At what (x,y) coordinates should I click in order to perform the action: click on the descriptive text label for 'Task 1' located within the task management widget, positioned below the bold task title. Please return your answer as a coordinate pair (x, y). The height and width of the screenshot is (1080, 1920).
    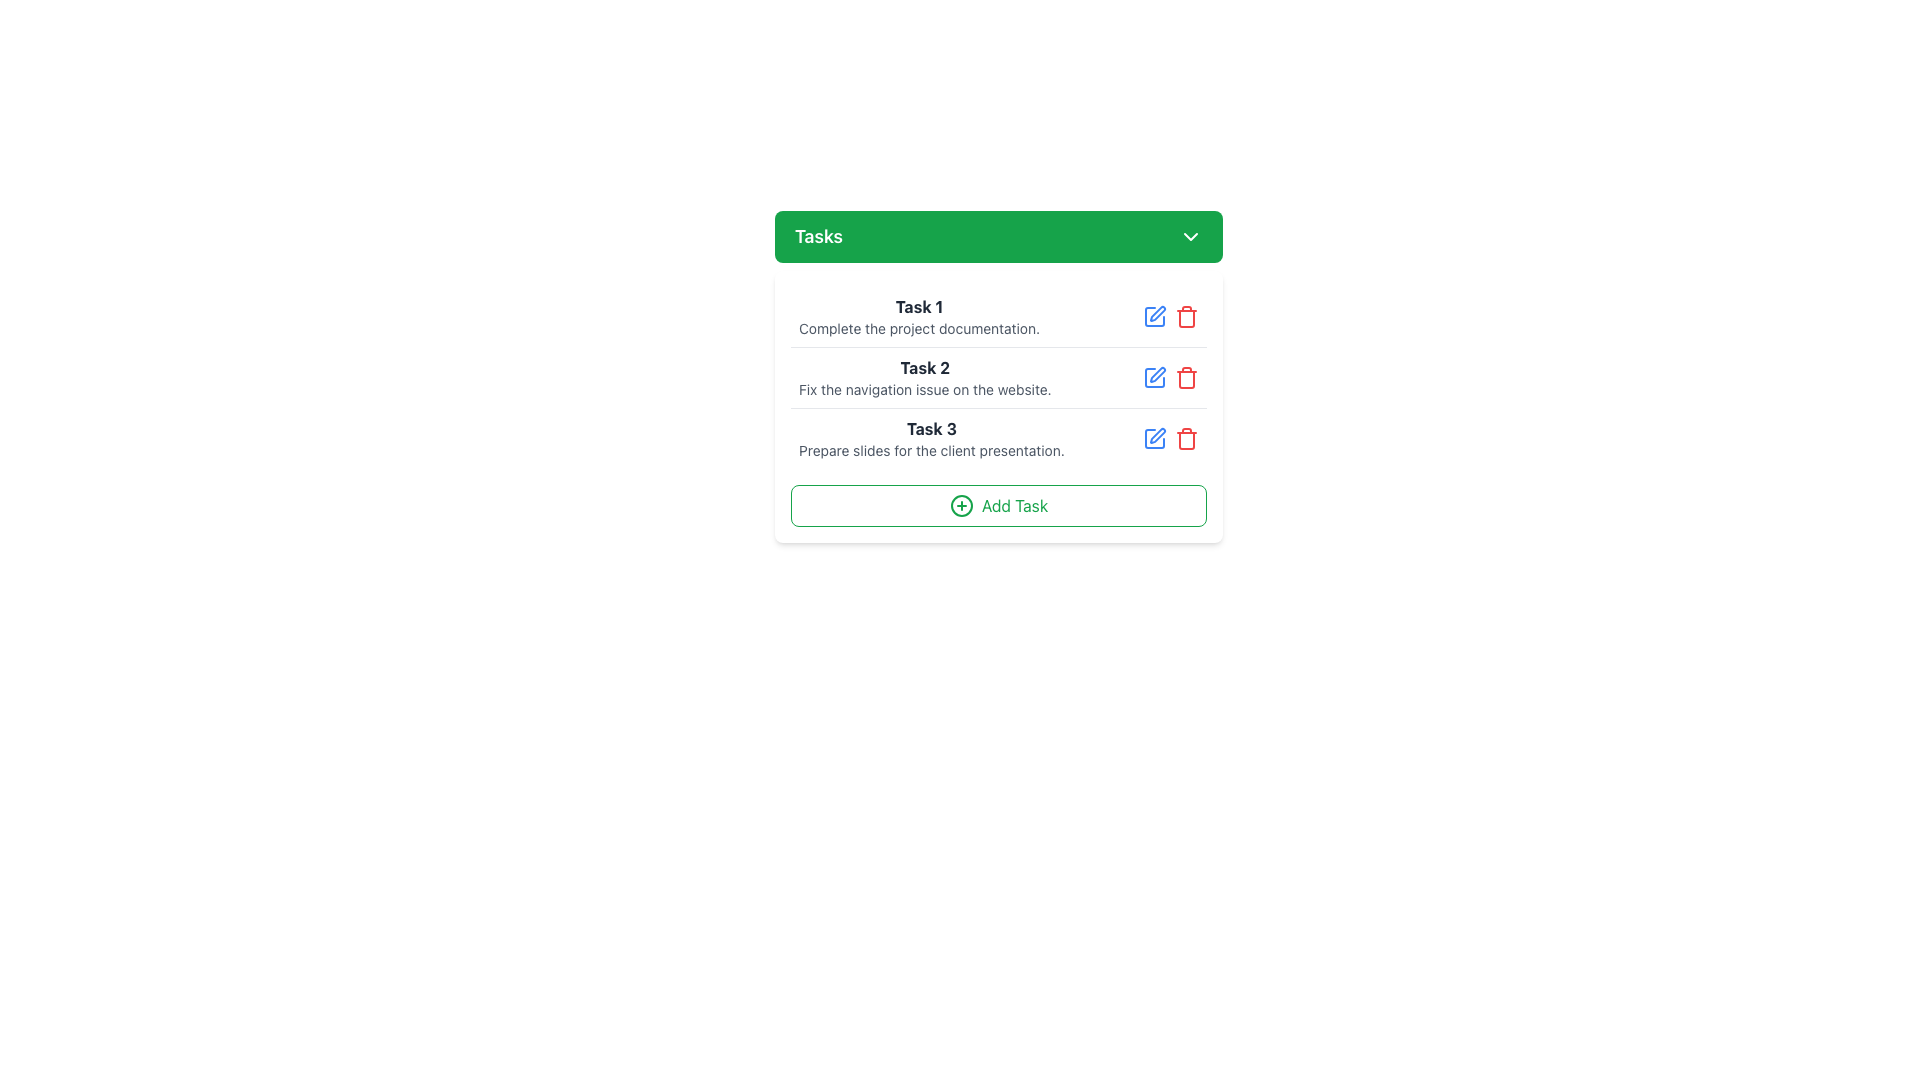
    Looking at the image, I should click on (918, 327).